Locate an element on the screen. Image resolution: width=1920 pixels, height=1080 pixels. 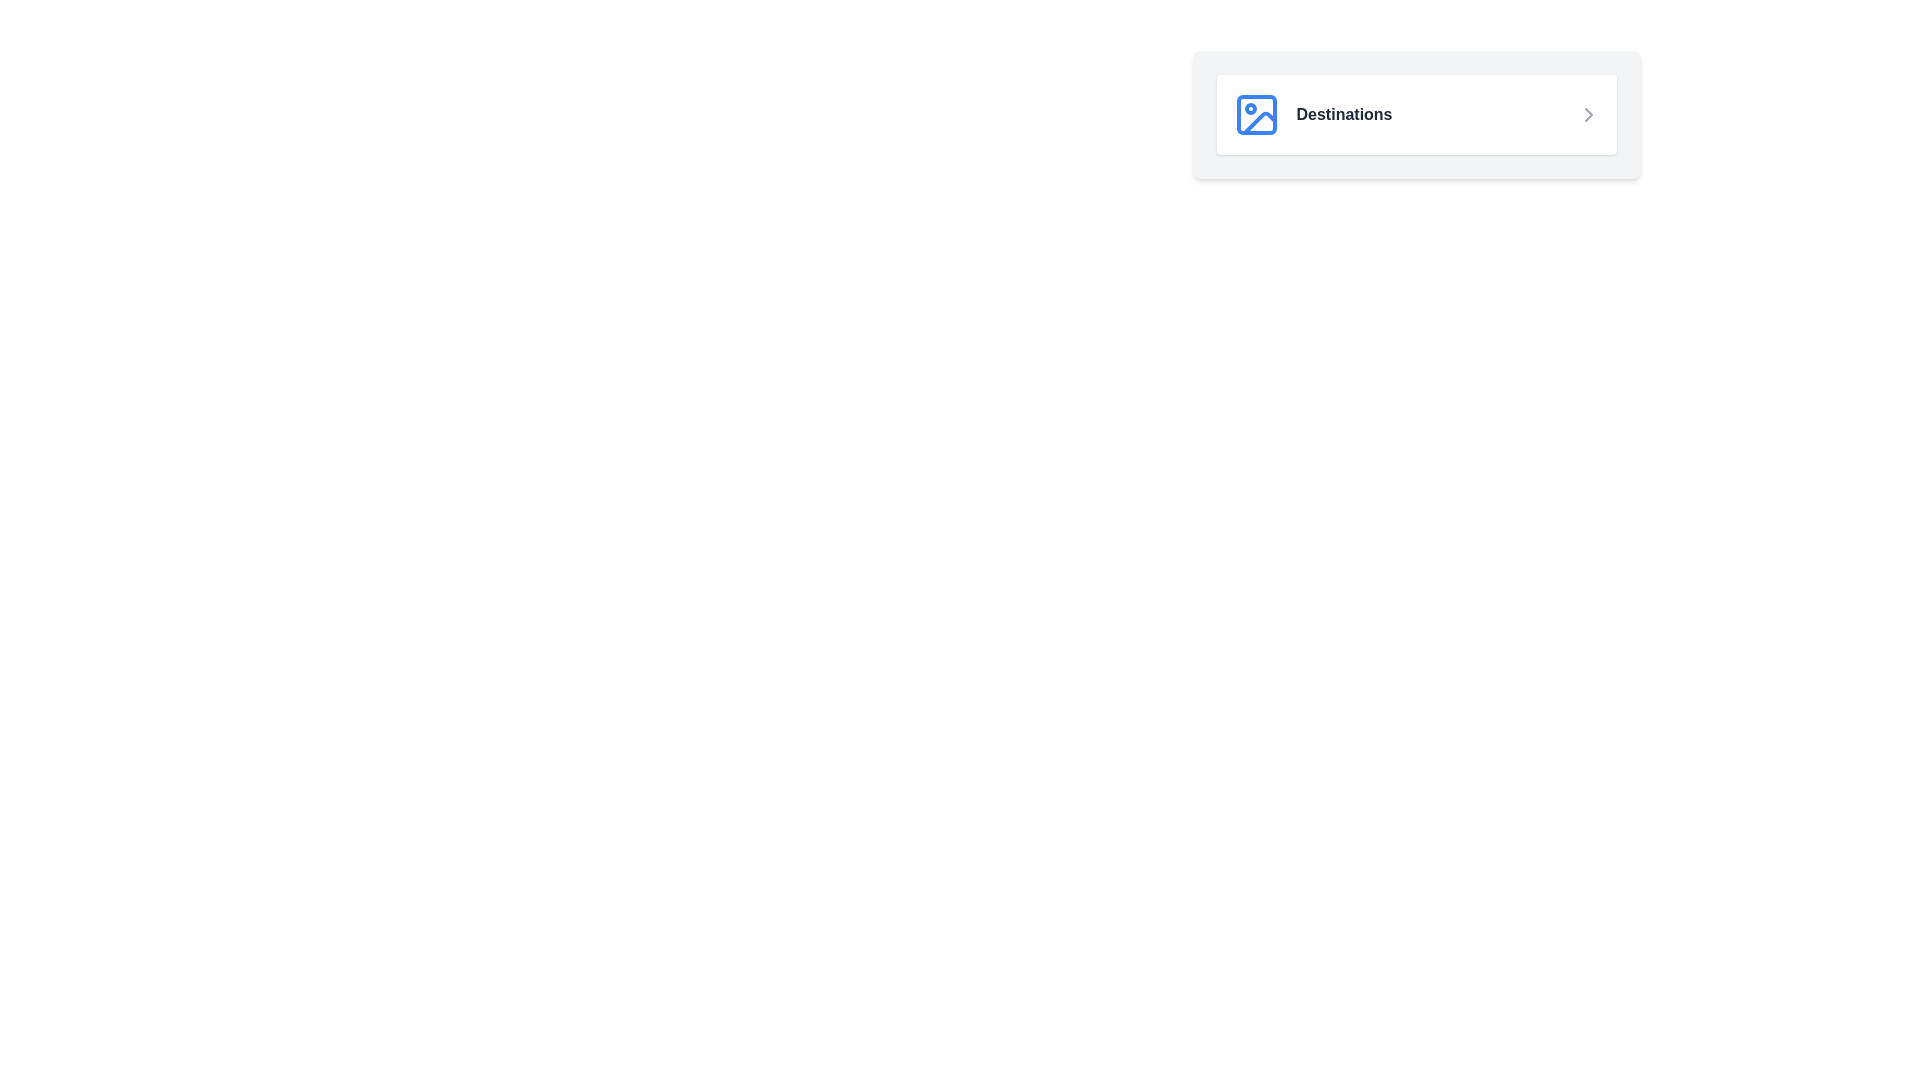
the 'Destinations' component, which features a blue icon on the left and bold dark-gray text on the right, located in the top-right quadrant of the interface is located at coordinates (1312, 115).